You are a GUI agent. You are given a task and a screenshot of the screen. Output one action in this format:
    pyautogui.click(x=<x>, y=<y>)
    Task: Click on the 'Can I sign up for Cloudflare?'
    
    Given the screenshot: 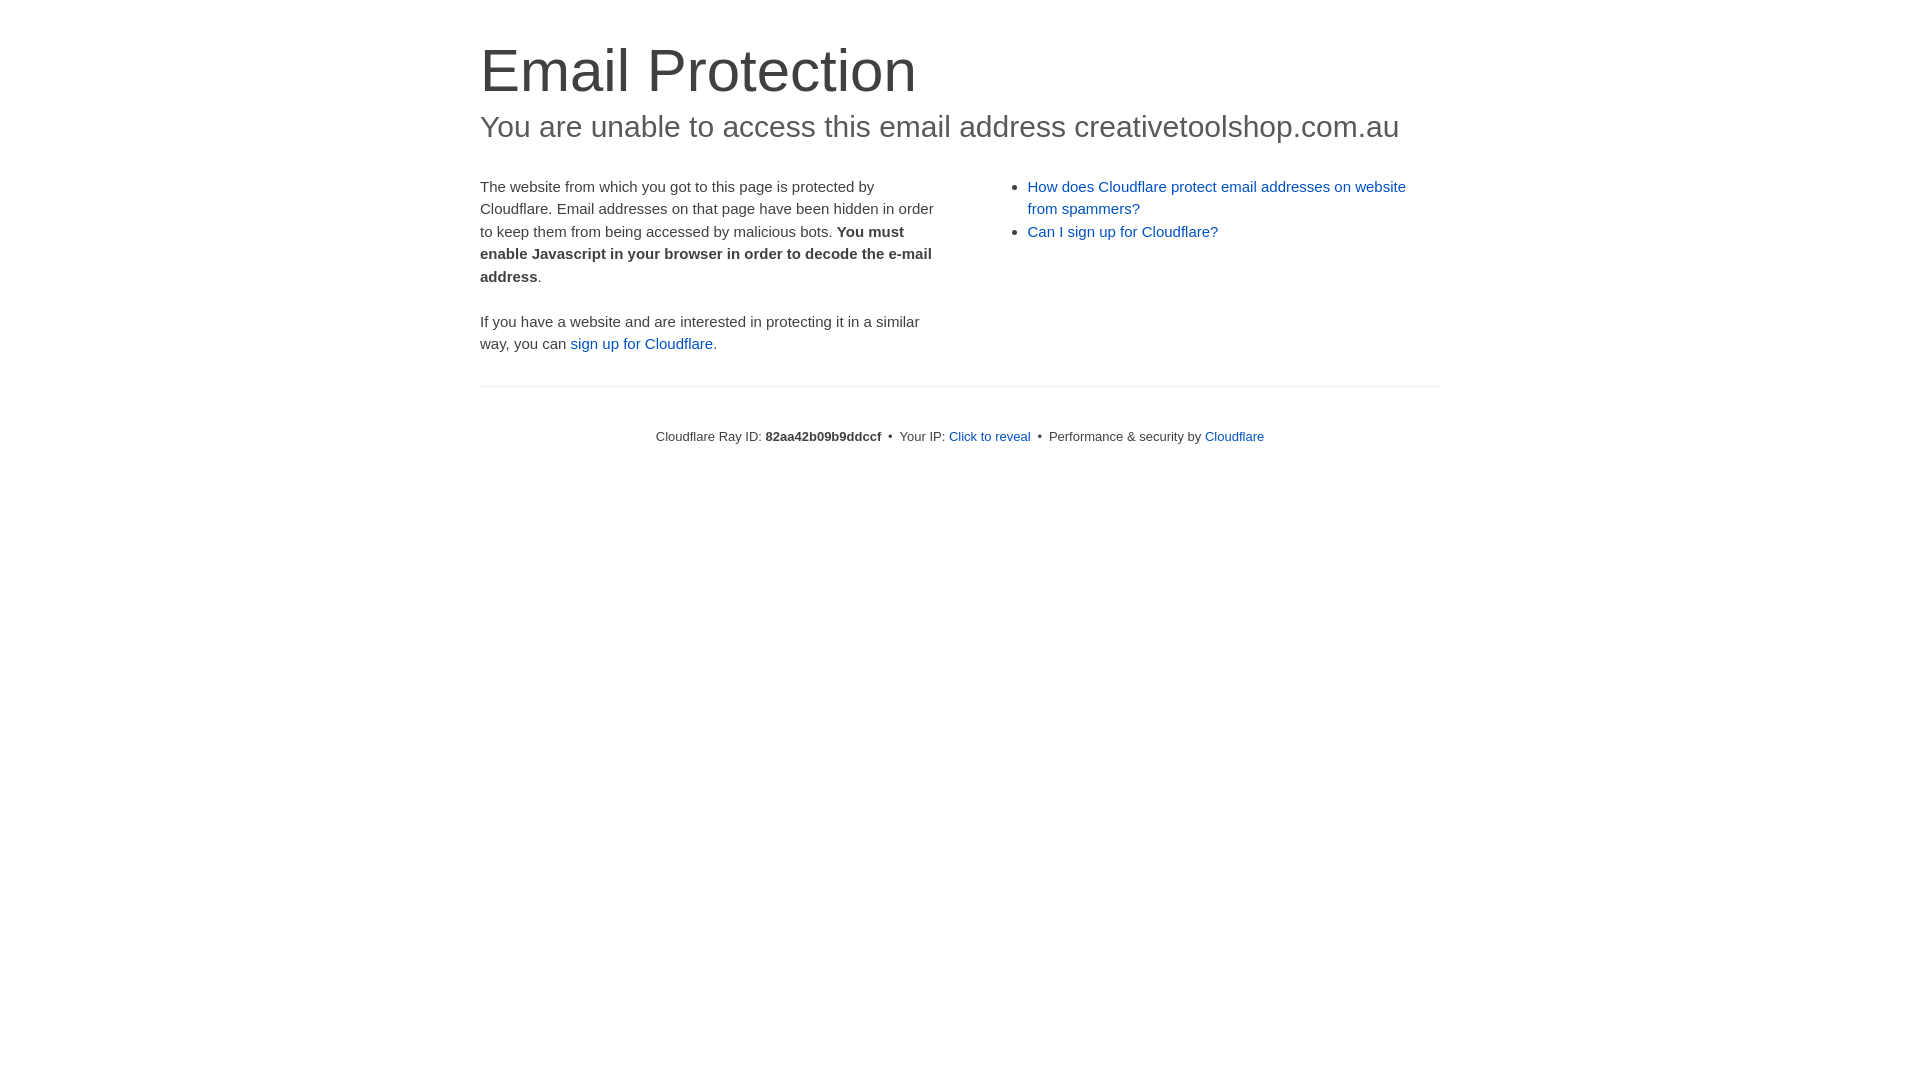 What is the action you would take?
    pyautogui.click(x=1123, y=230)
    